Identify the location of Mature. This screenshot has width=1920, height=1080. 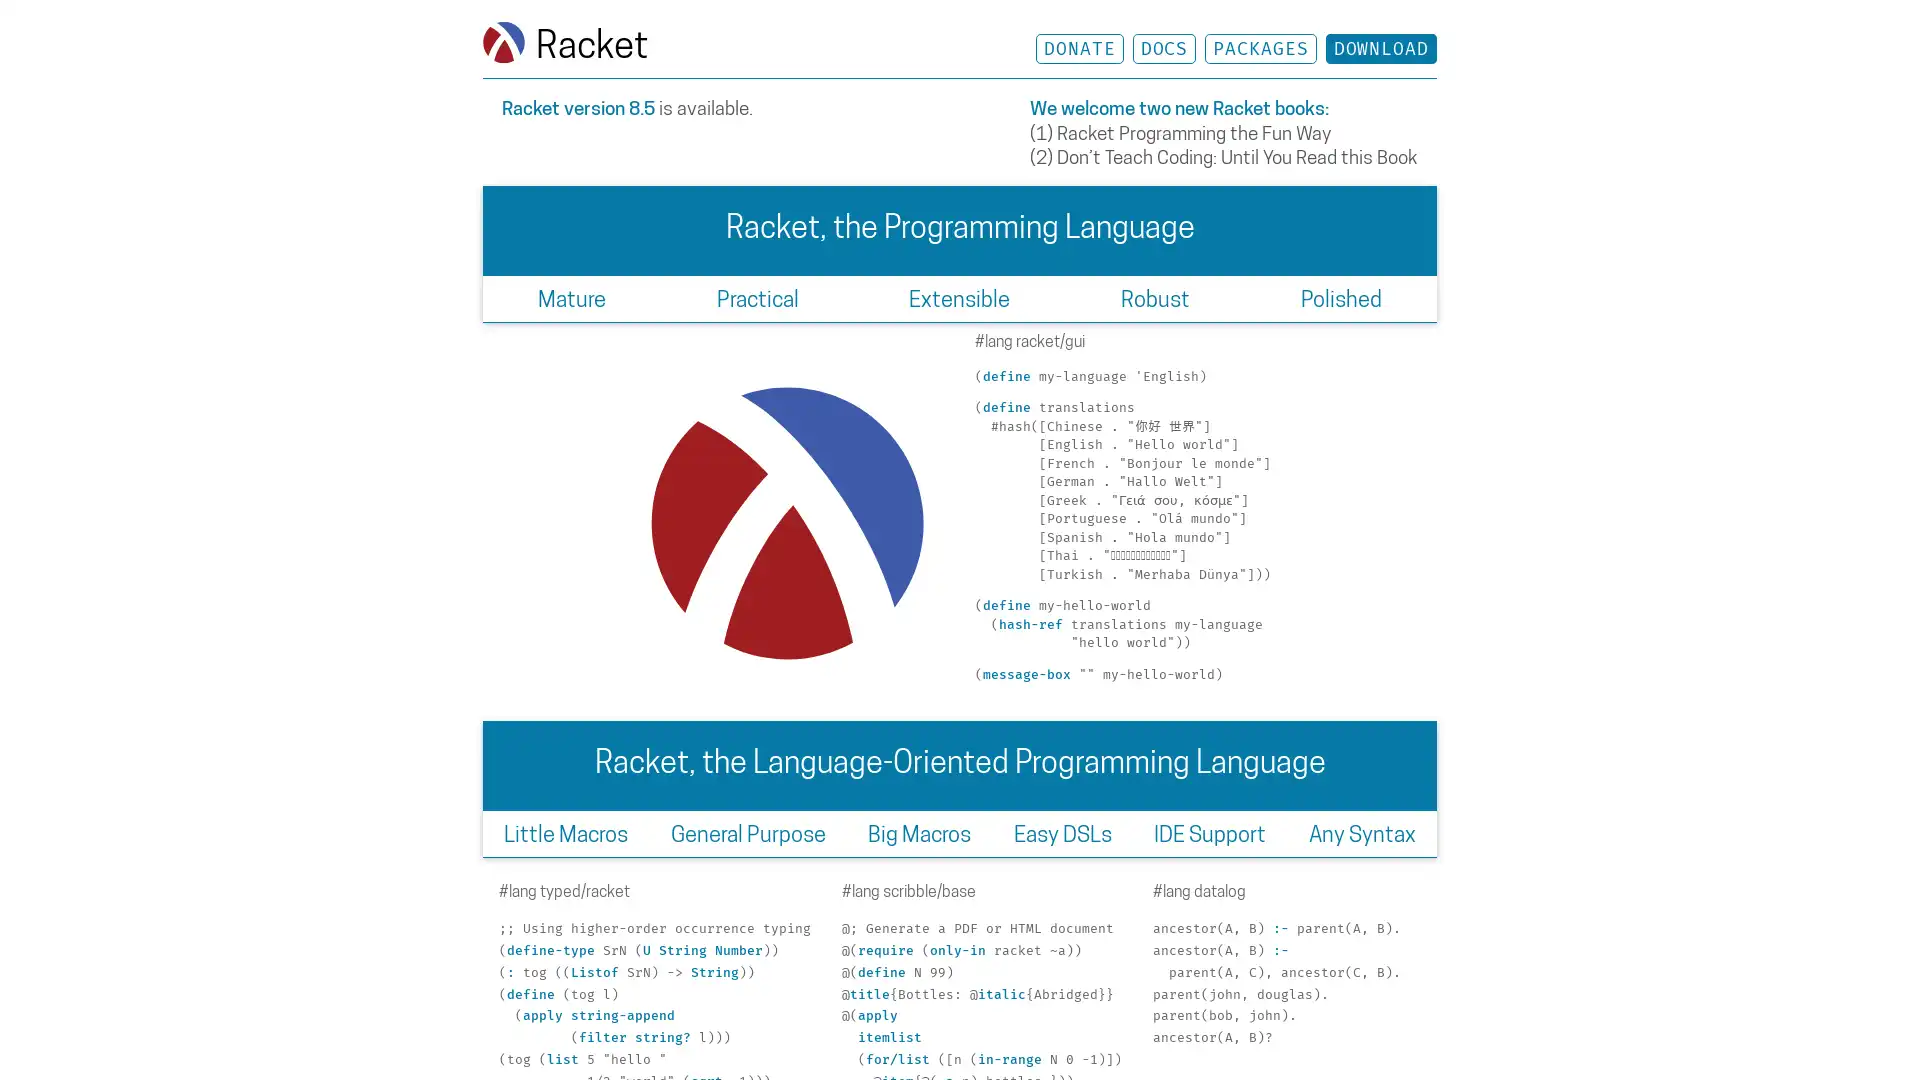
(570, 298).